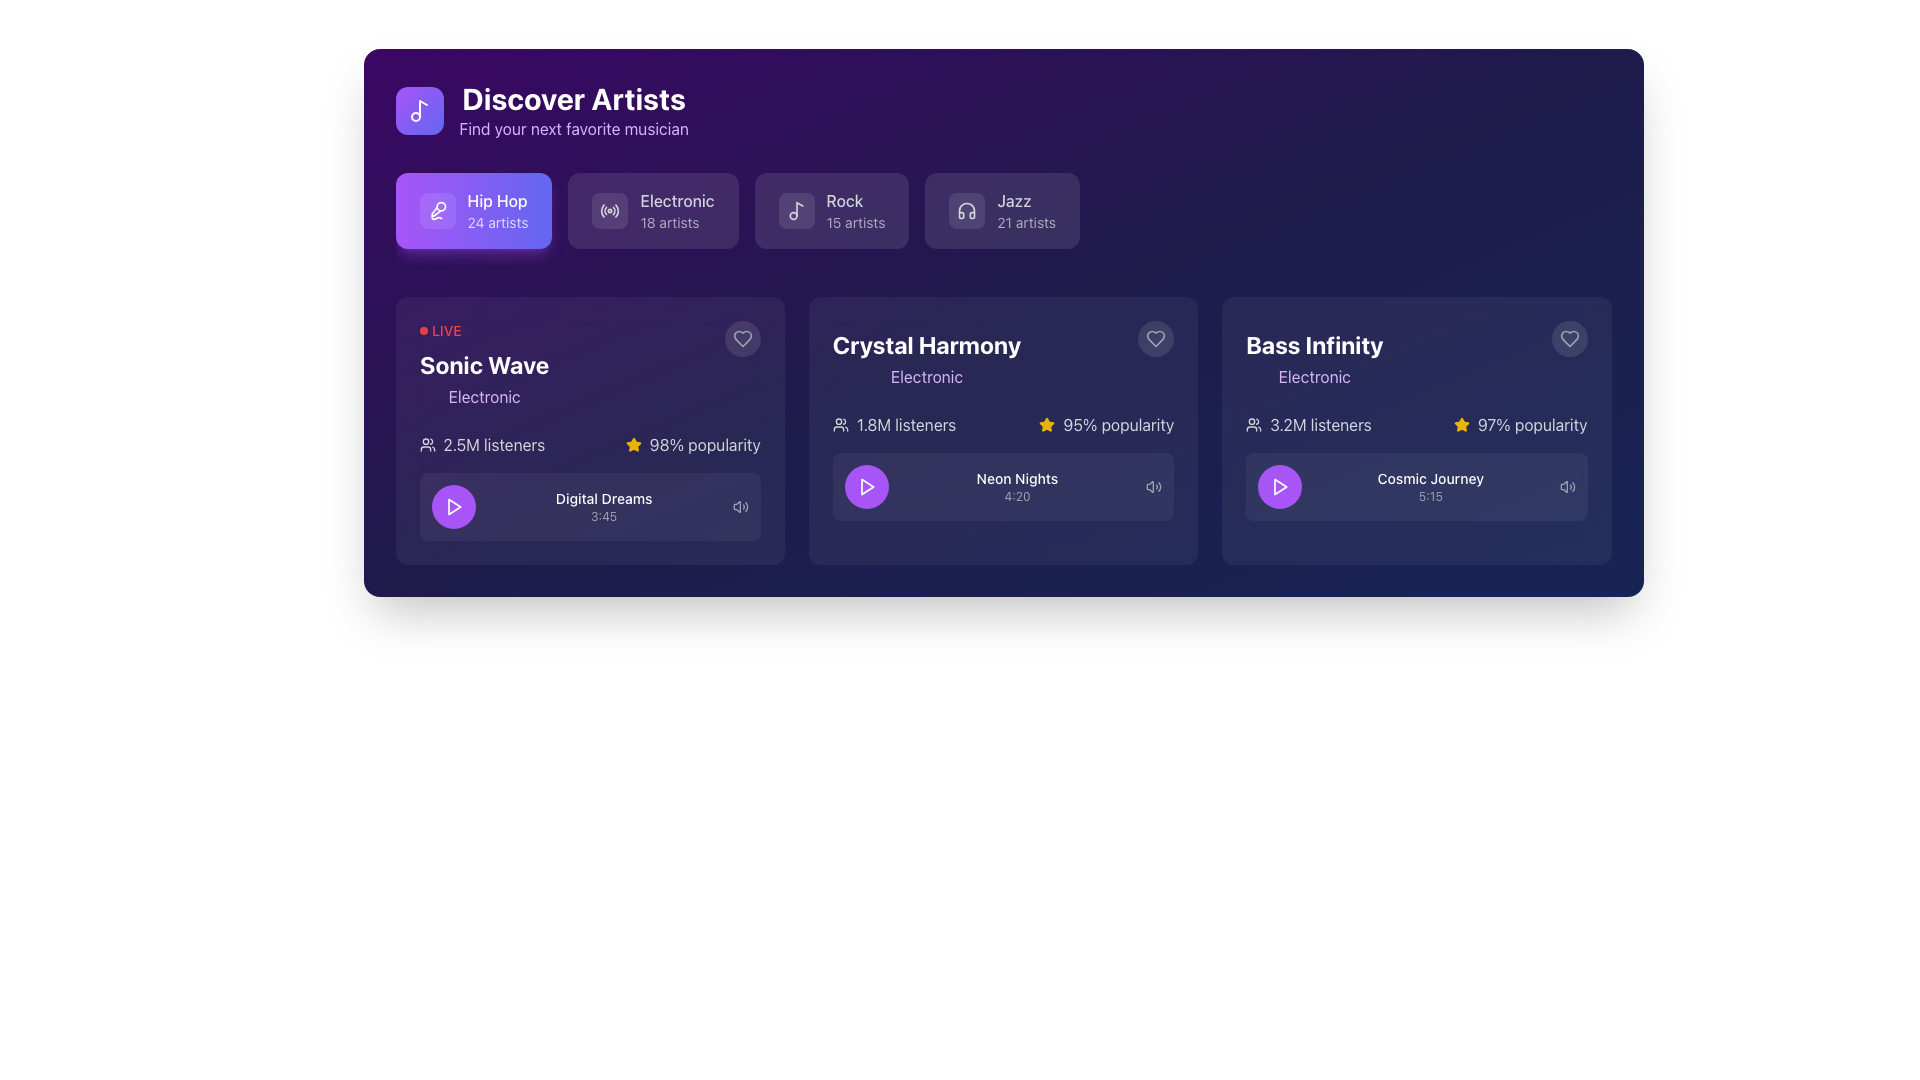  Describe the element at coordinates (741, 338) in the screenshot. I see `the 'like' button located at the top right corner of the leftmost card representing a musical artist` at that location.